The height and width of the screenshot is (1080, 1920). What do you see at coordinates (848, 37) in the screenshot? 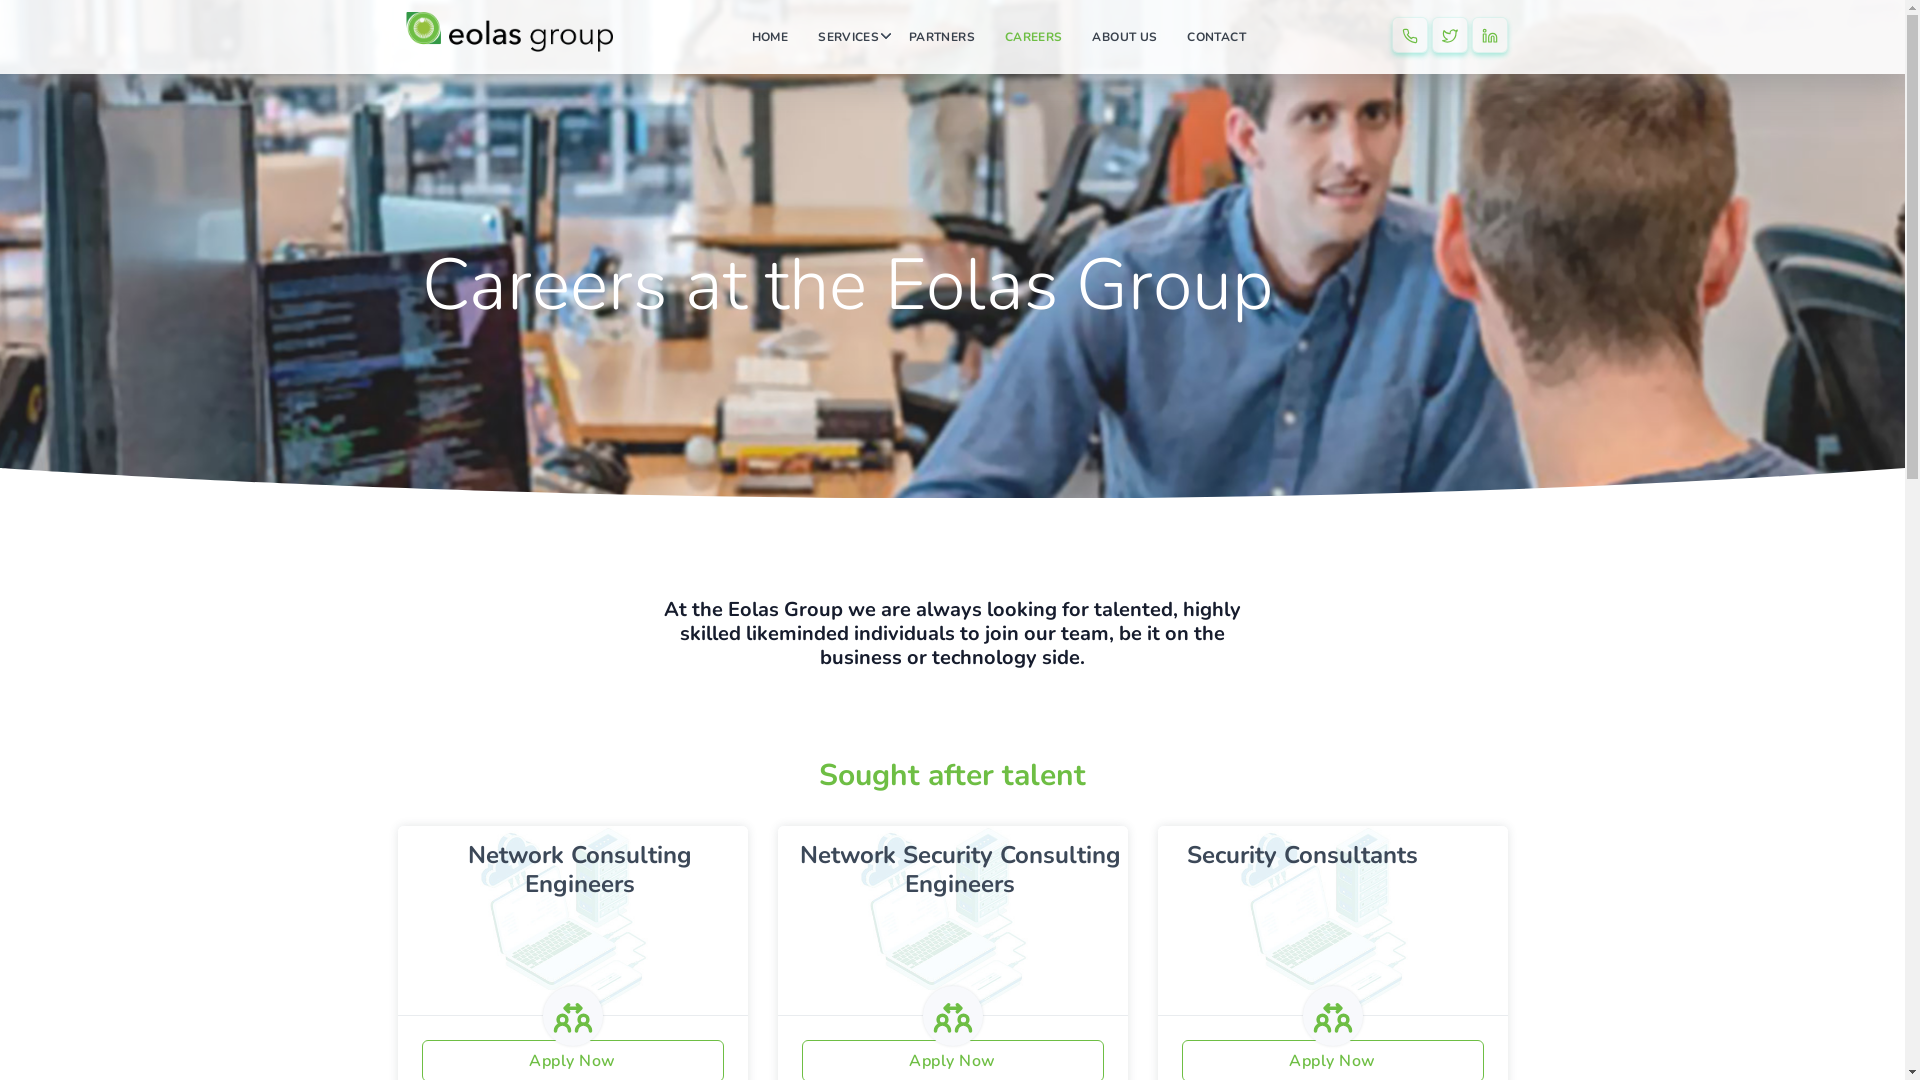
I see `'SERVICES'` at bounding box center [848, 37].